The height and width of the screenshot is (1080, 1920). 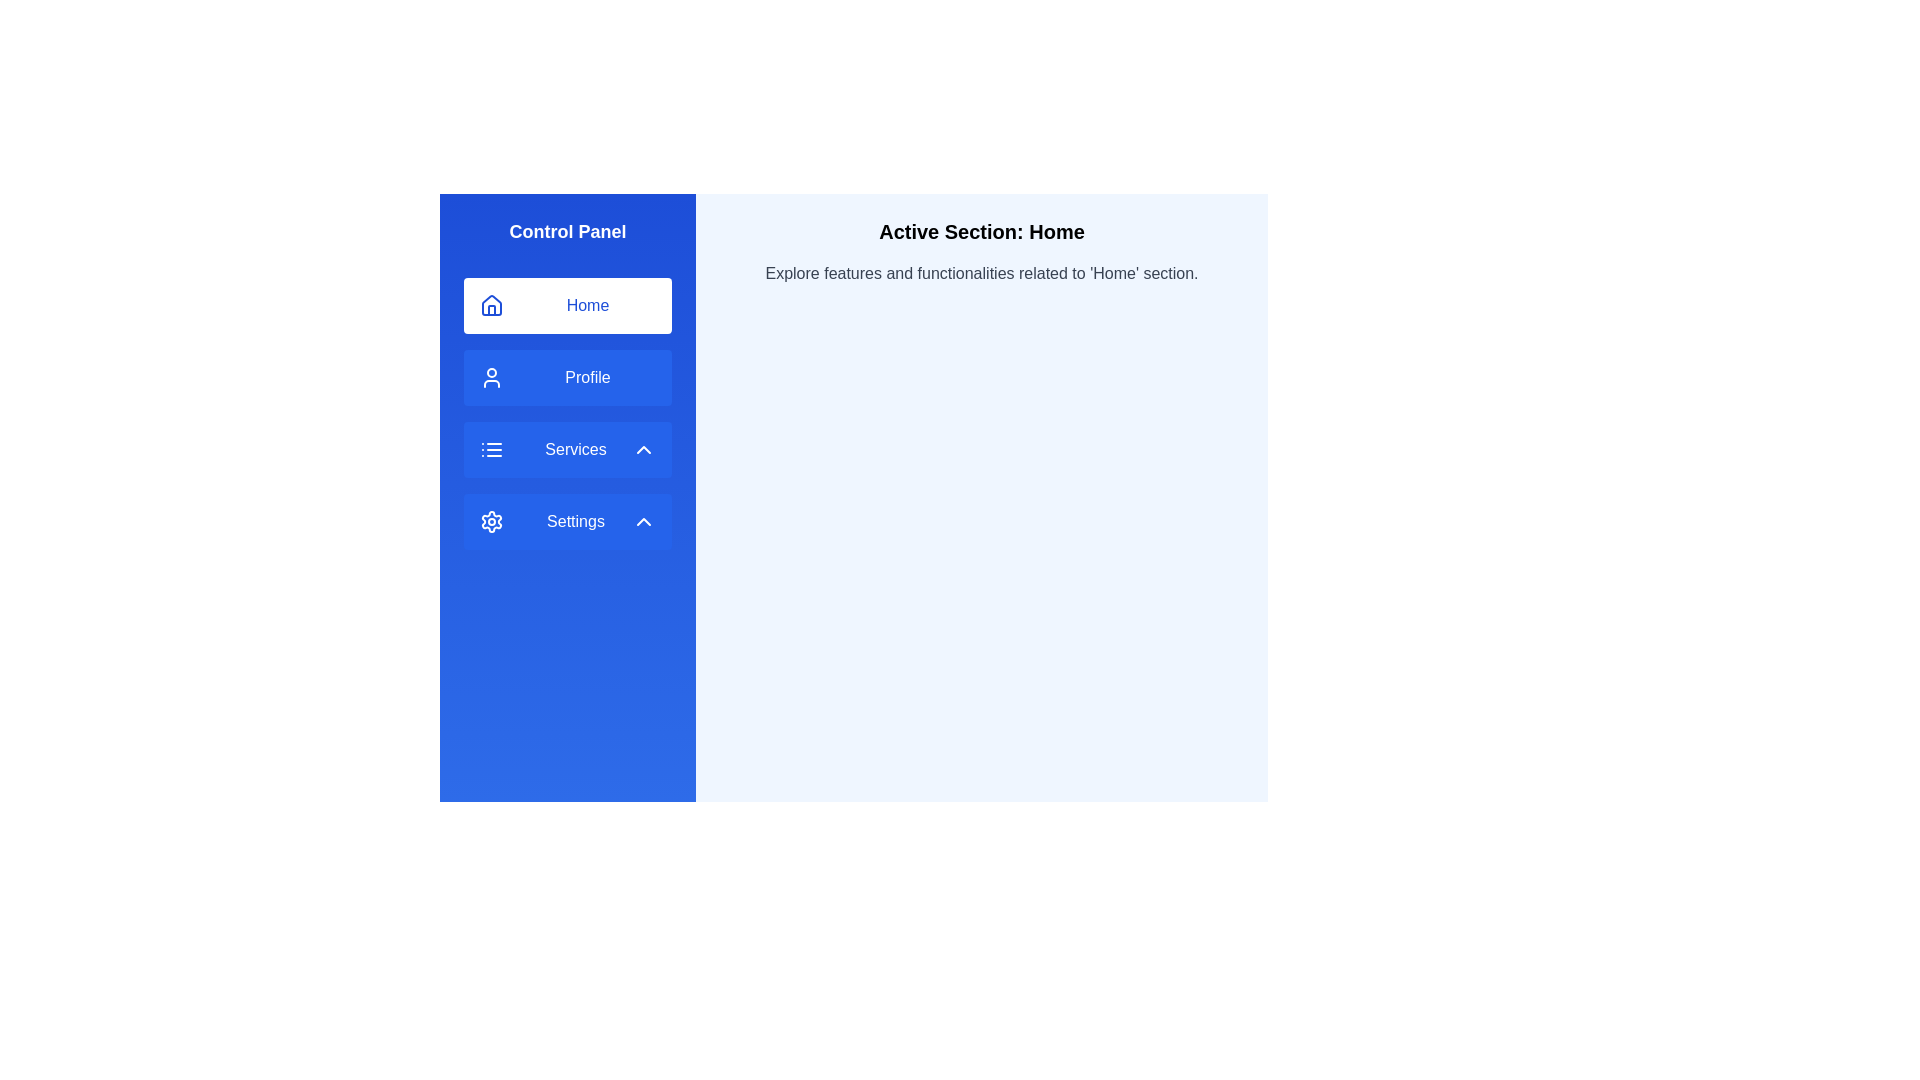 I want to click on the 'Settings' graphical icon located in the side navigation panel, so click(x=491, y=520).